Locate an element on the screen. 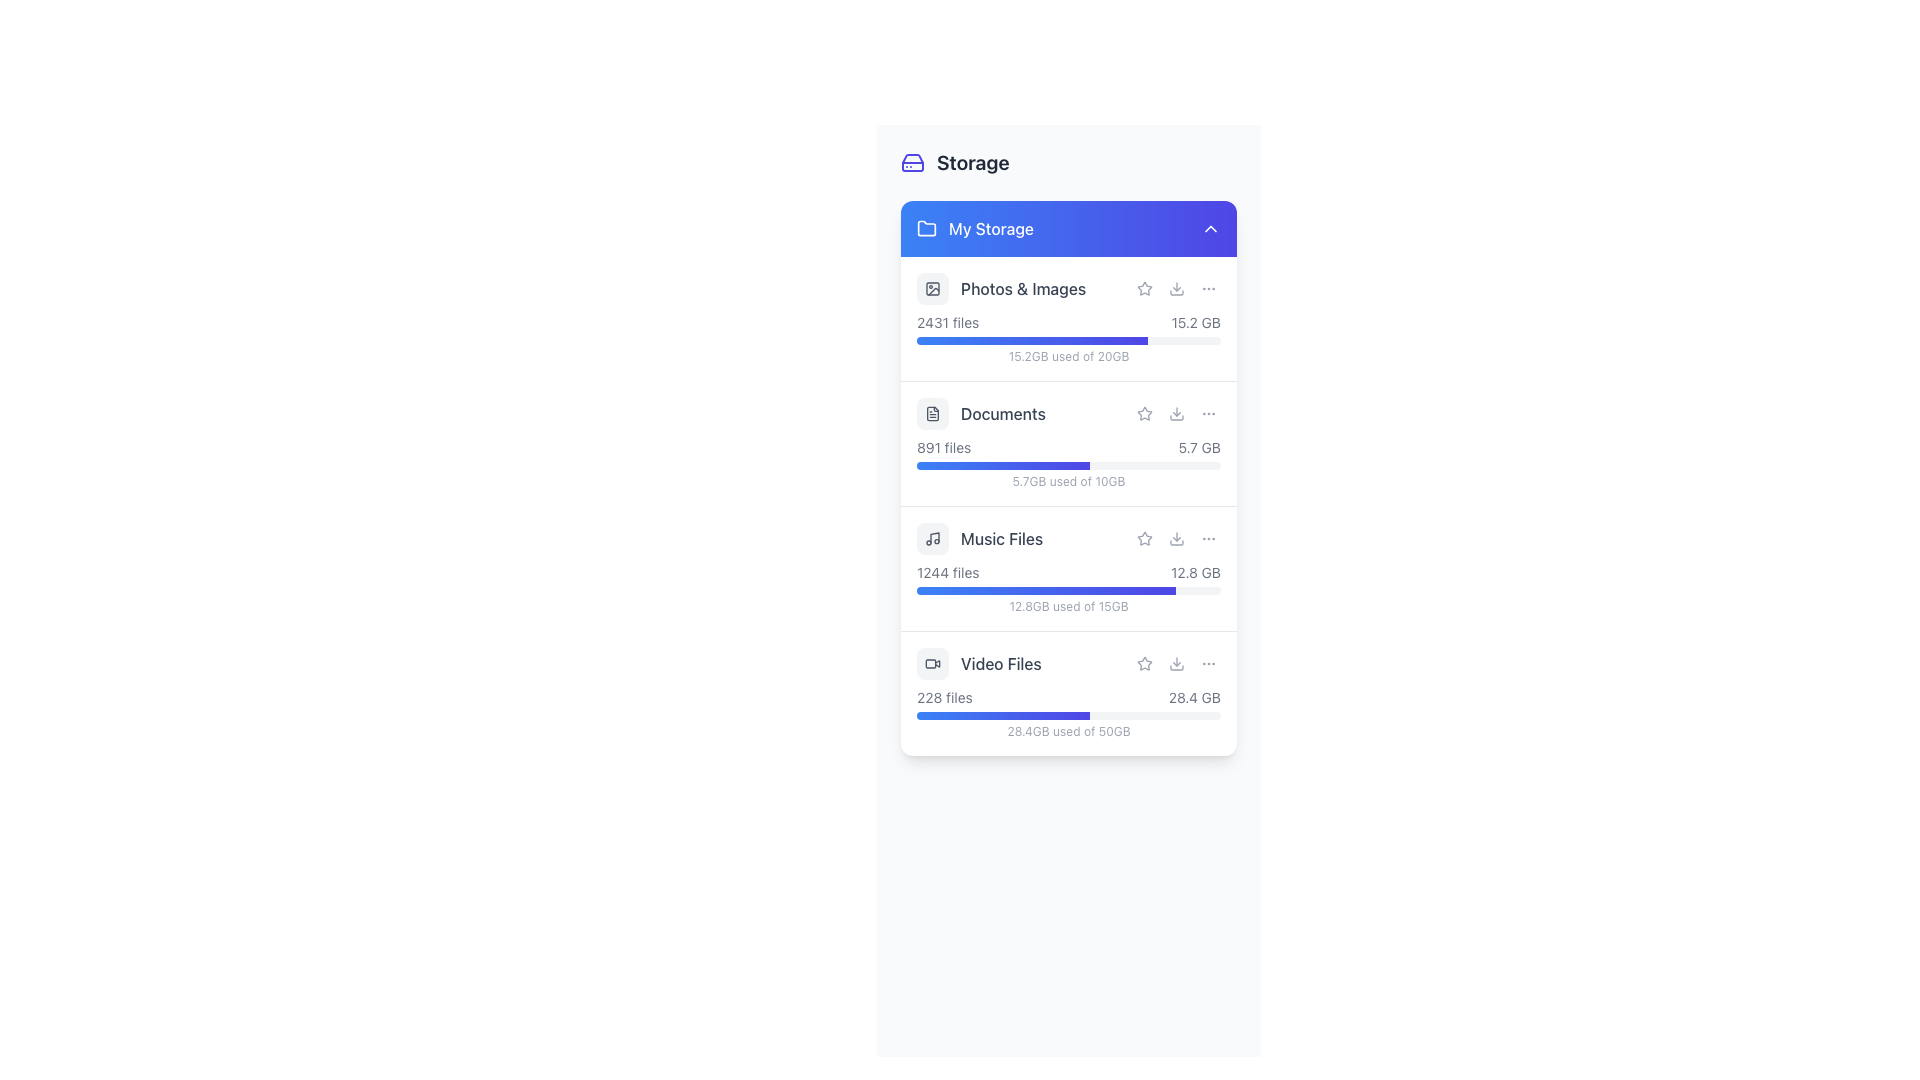 Image resolution: width=1920 pixels, height=1080 pixels. the star icon, which serves as a favorite indicator for 'Video Files' is located at coordinates (1145, 663).